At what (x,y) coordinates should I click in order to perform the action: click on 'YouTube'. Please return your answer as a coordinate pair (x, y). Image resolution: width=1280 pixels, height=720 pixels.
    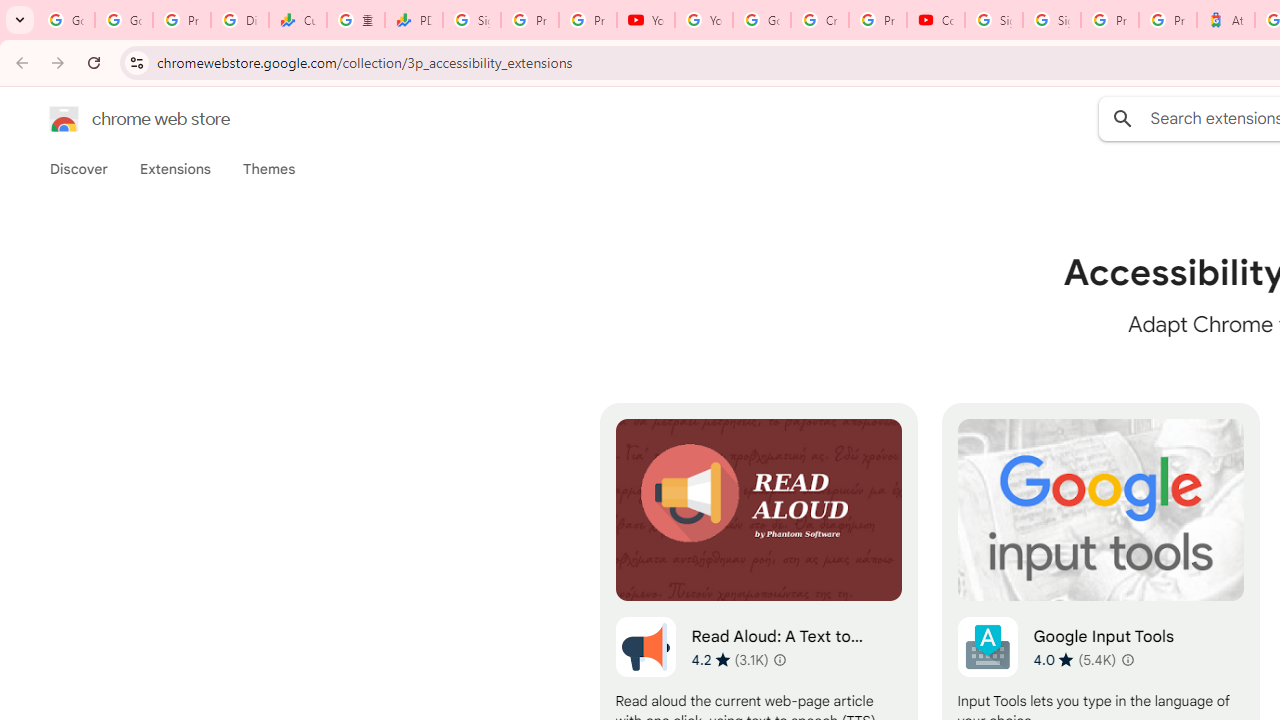
    Looking at the image, I should click on (645, 20).